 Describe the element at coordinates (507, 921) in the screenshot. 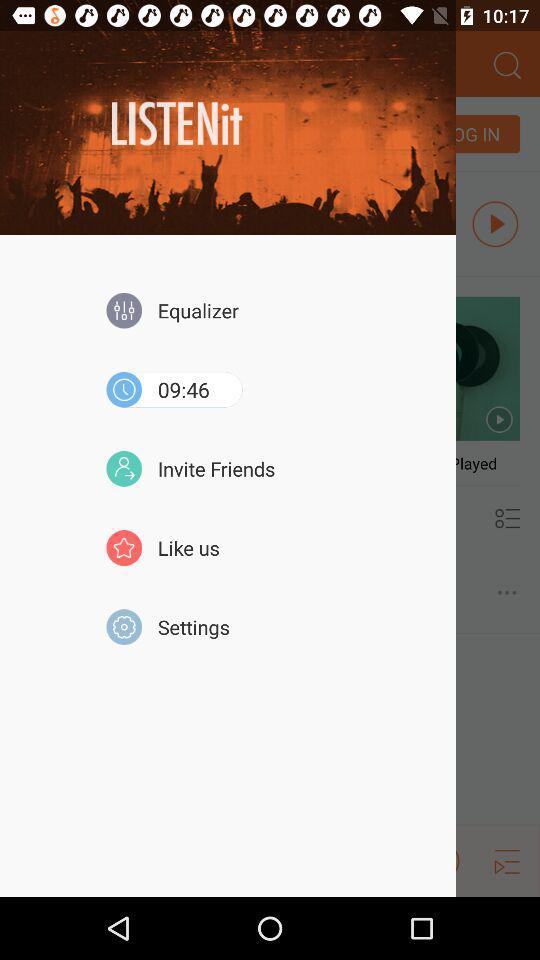

I see `the list icon` at that location.